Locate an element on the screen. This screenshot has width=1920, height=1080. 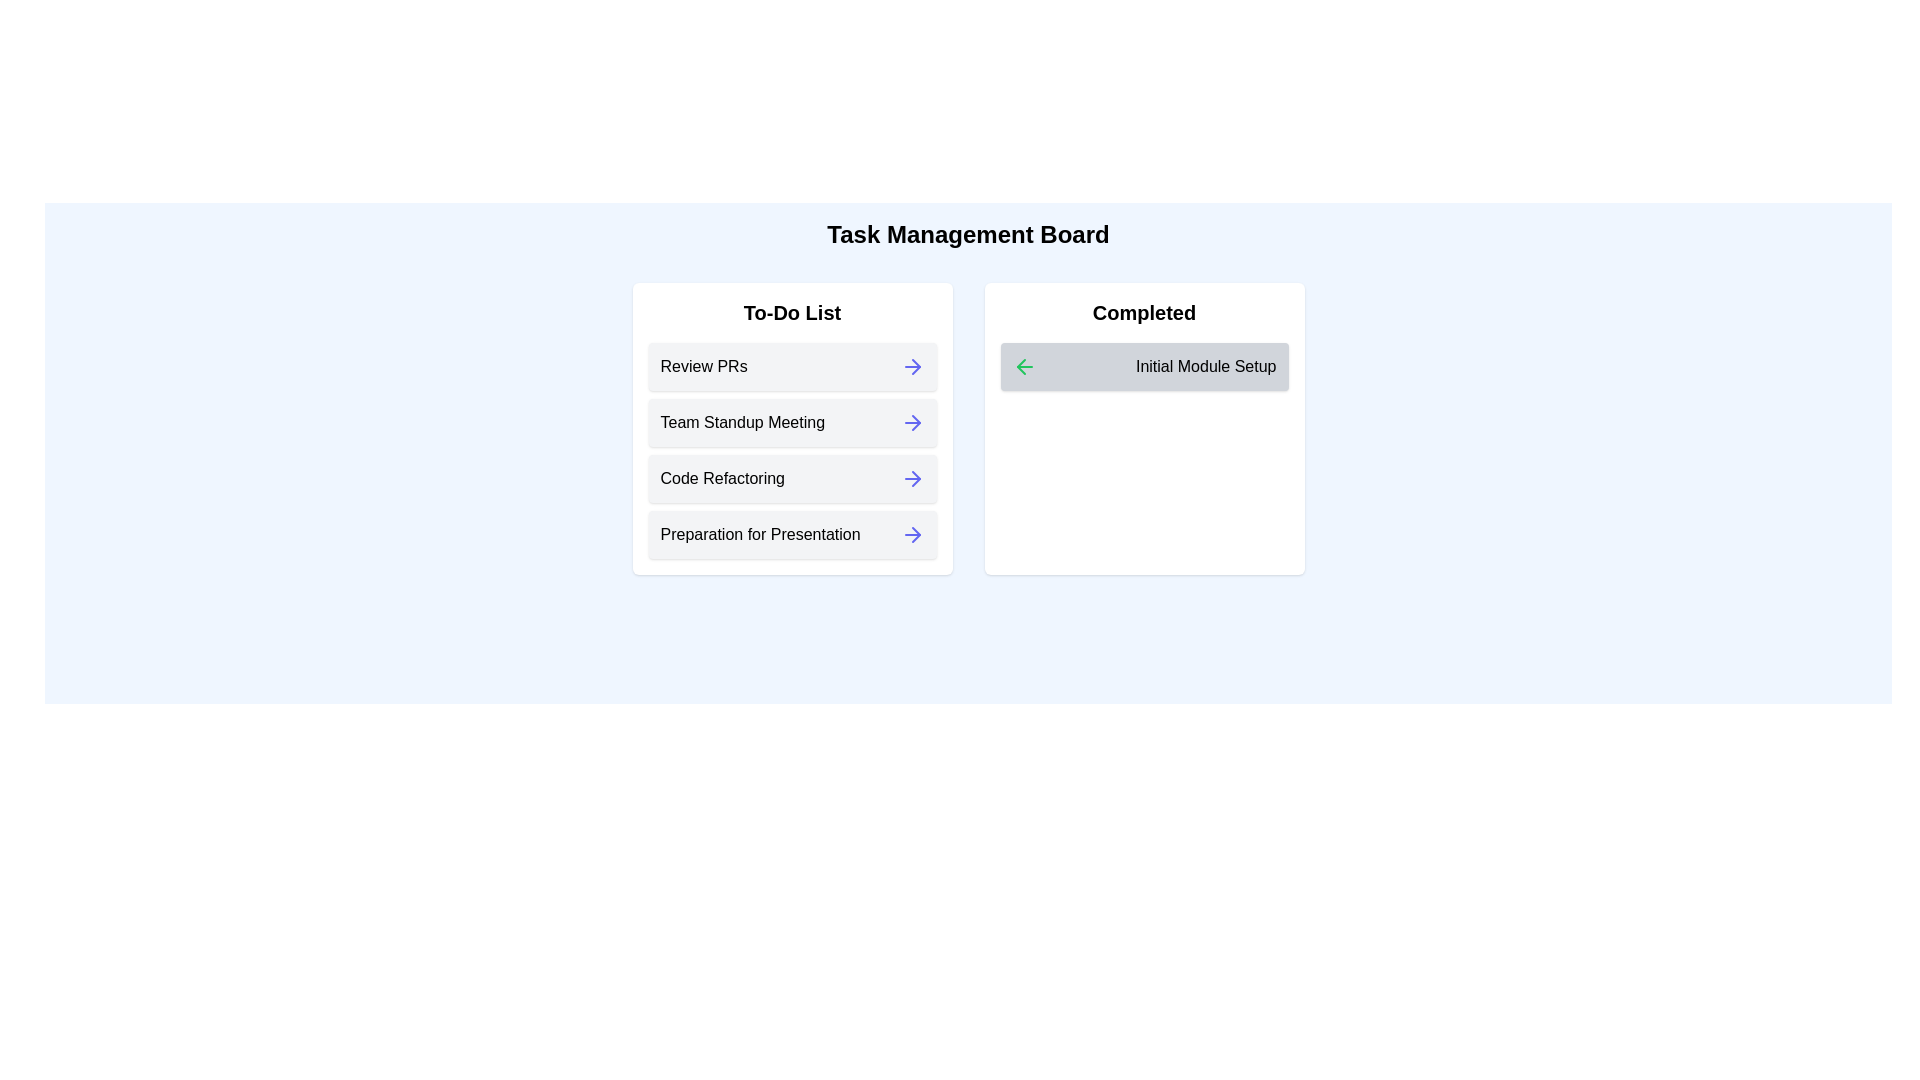
the arrow next to the task 'Code Refactoring' in the 'To-Do List' to move it to the 'Completed' list is located at coordinates (911, 478).